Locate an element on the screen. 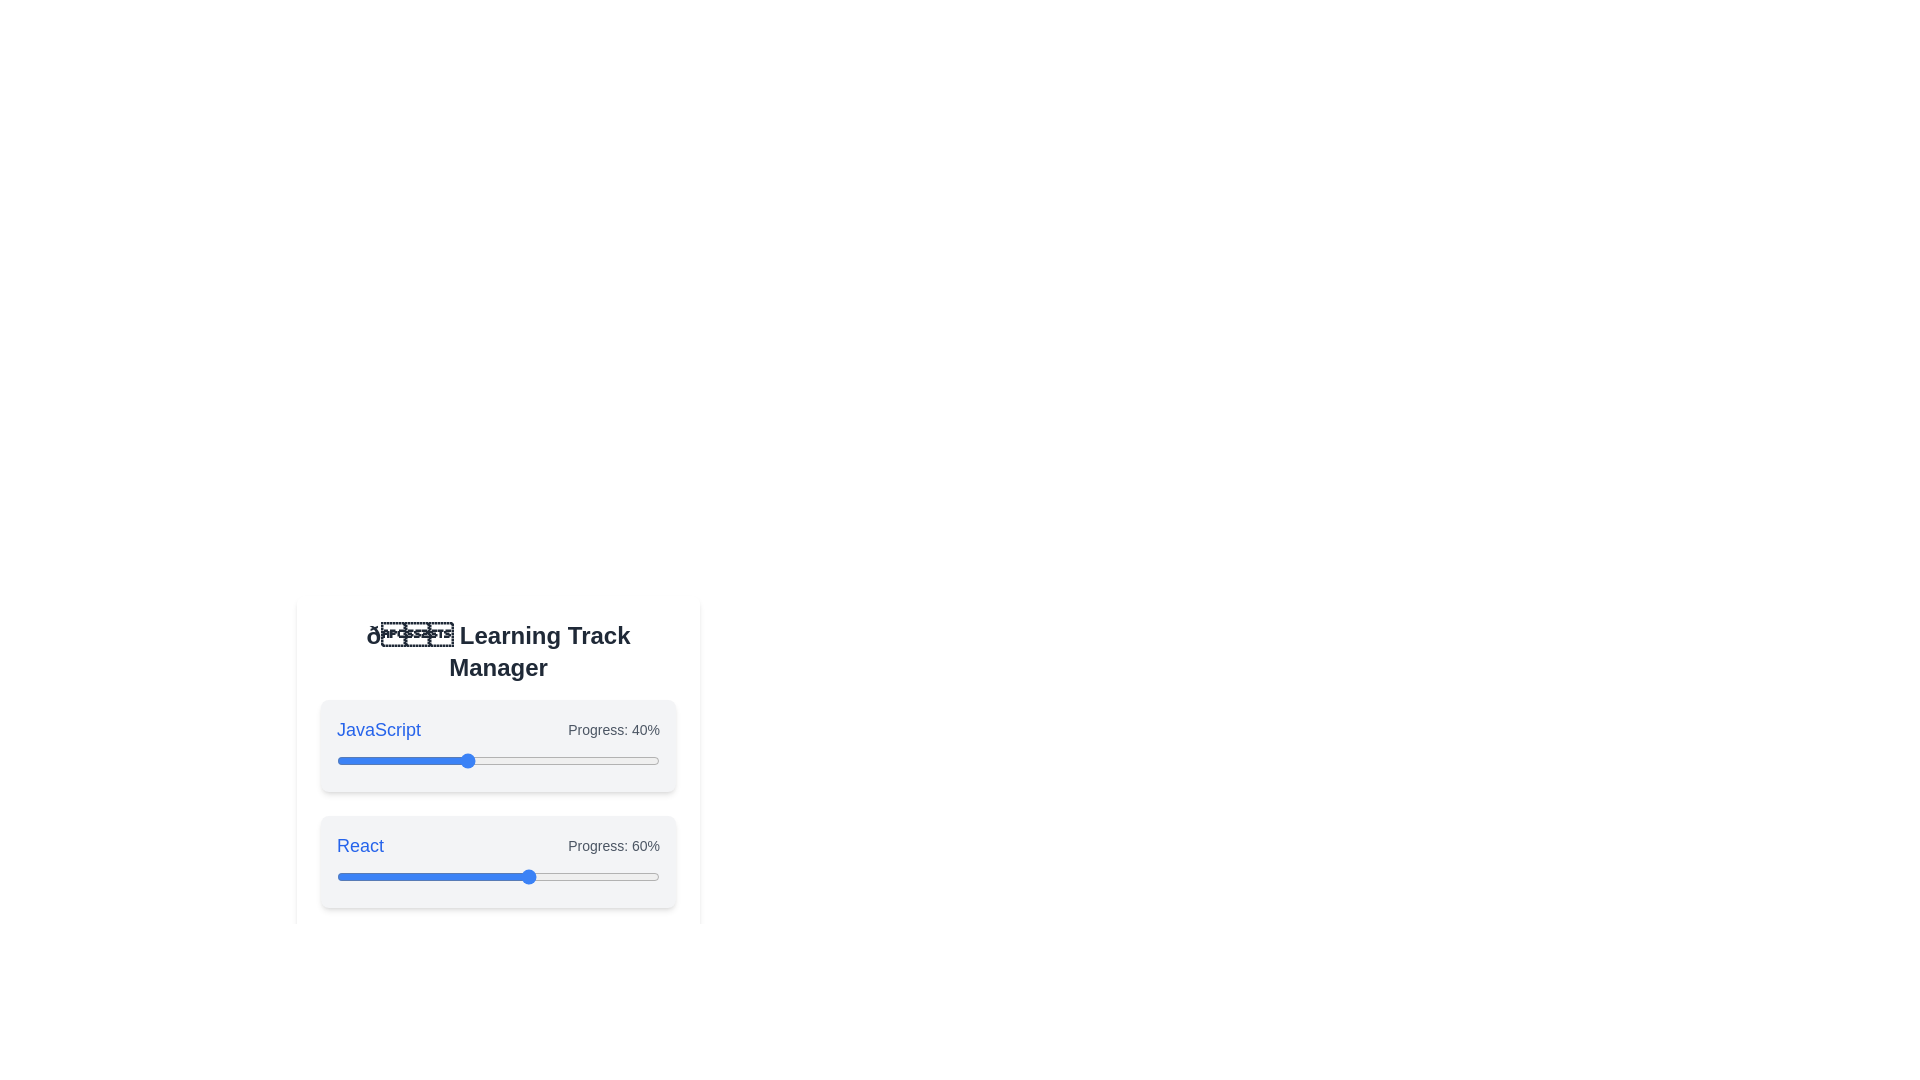 The height and width of the screenshot is (1080, 1920). the progress value is located at coordinates (461, 875).